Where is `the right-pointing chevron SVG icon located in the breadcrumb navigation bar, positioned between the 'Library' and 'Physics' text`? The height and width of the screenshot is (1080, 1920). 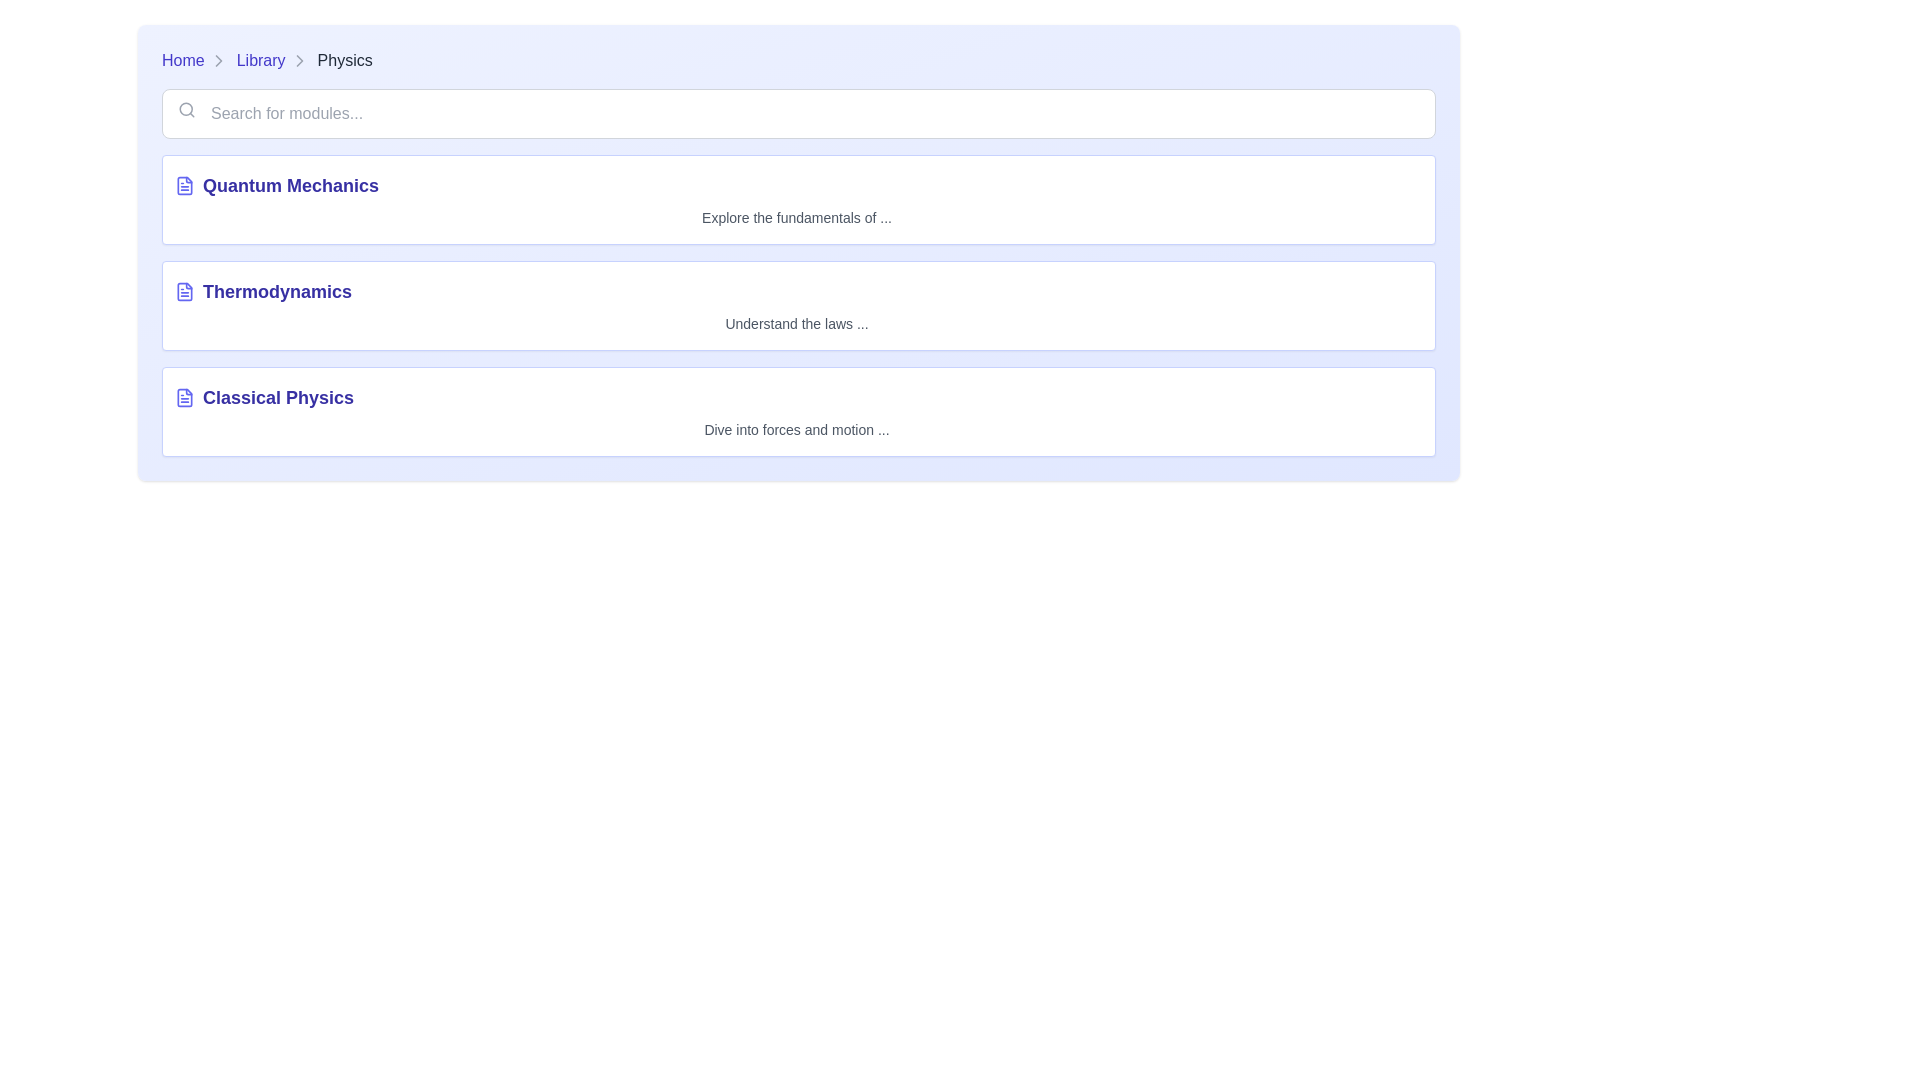 the right-pointing chevron SVG icon located in the breadcrumb navigation bar, positioned between the 'Library' and 'Physics' text is located at coordinates (298, 60).